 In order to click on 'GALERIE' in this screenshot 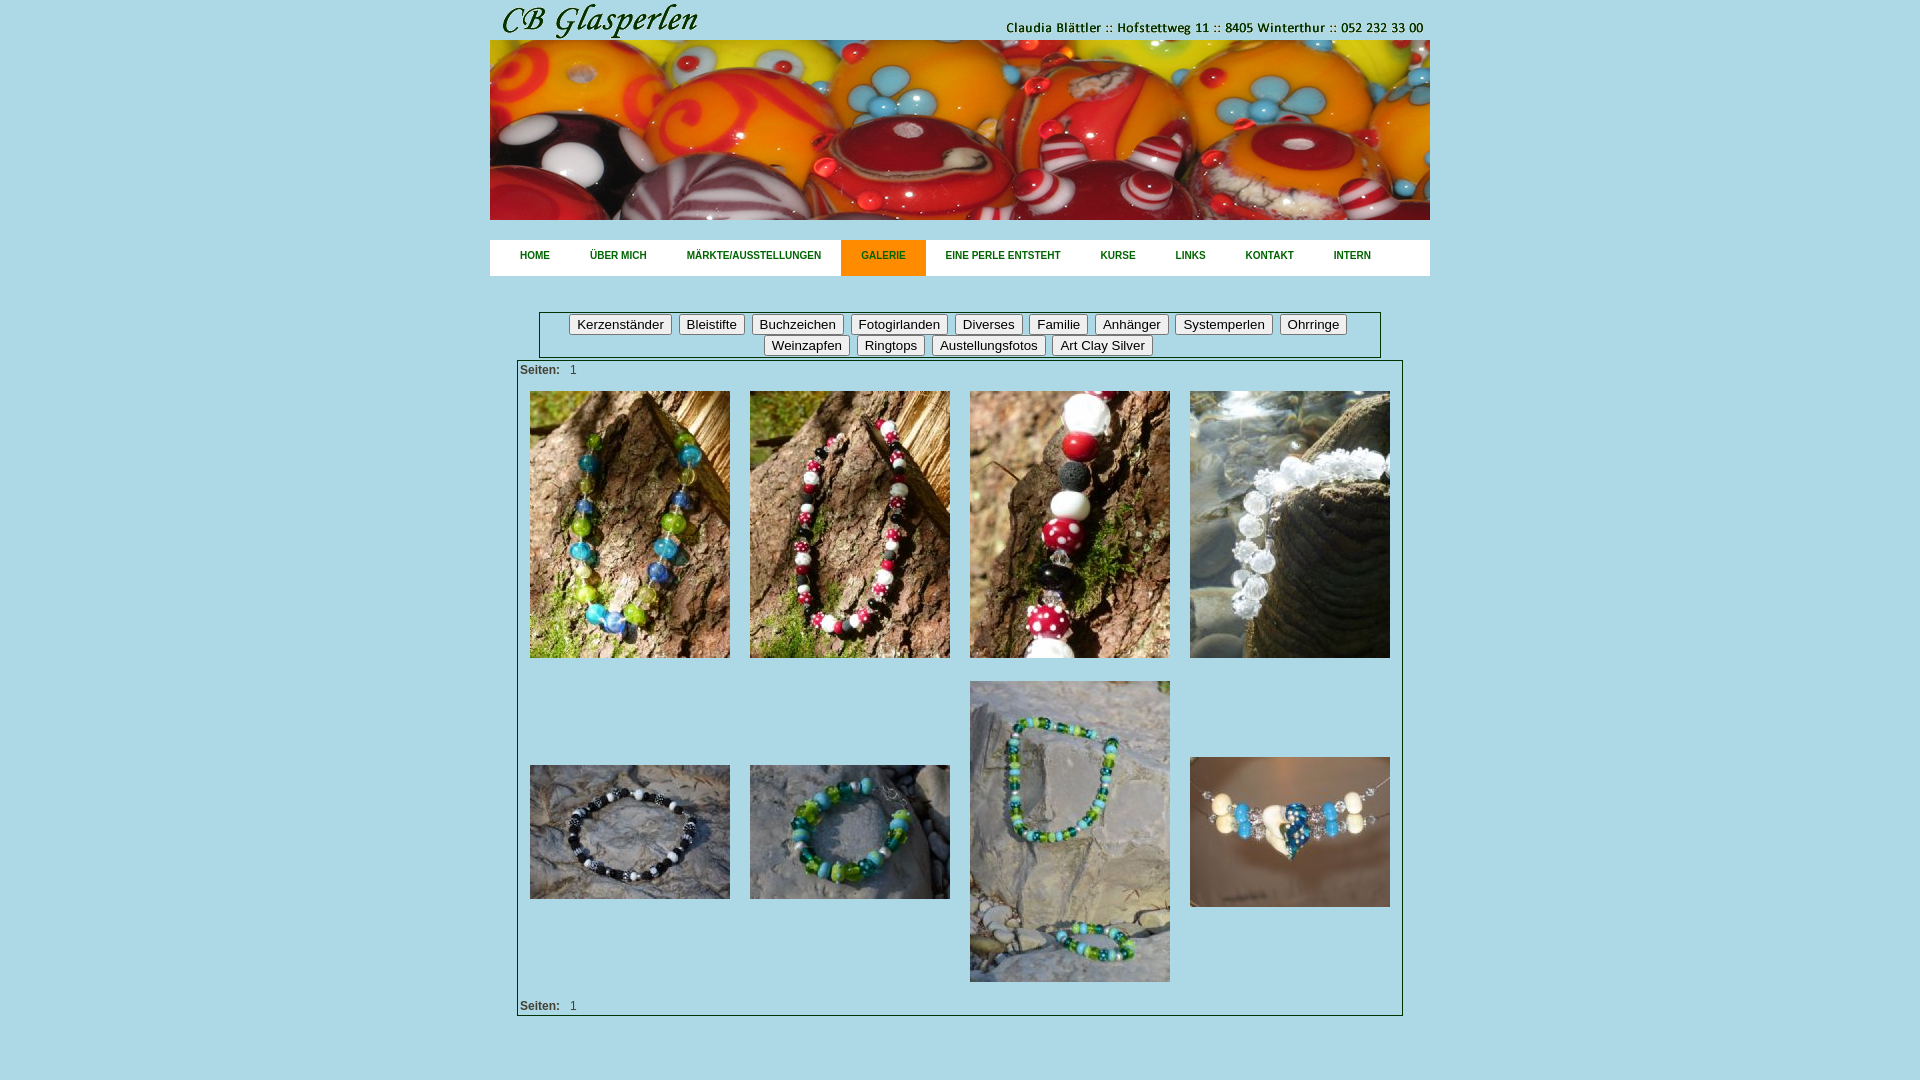, I will do `click(882, 257)`.